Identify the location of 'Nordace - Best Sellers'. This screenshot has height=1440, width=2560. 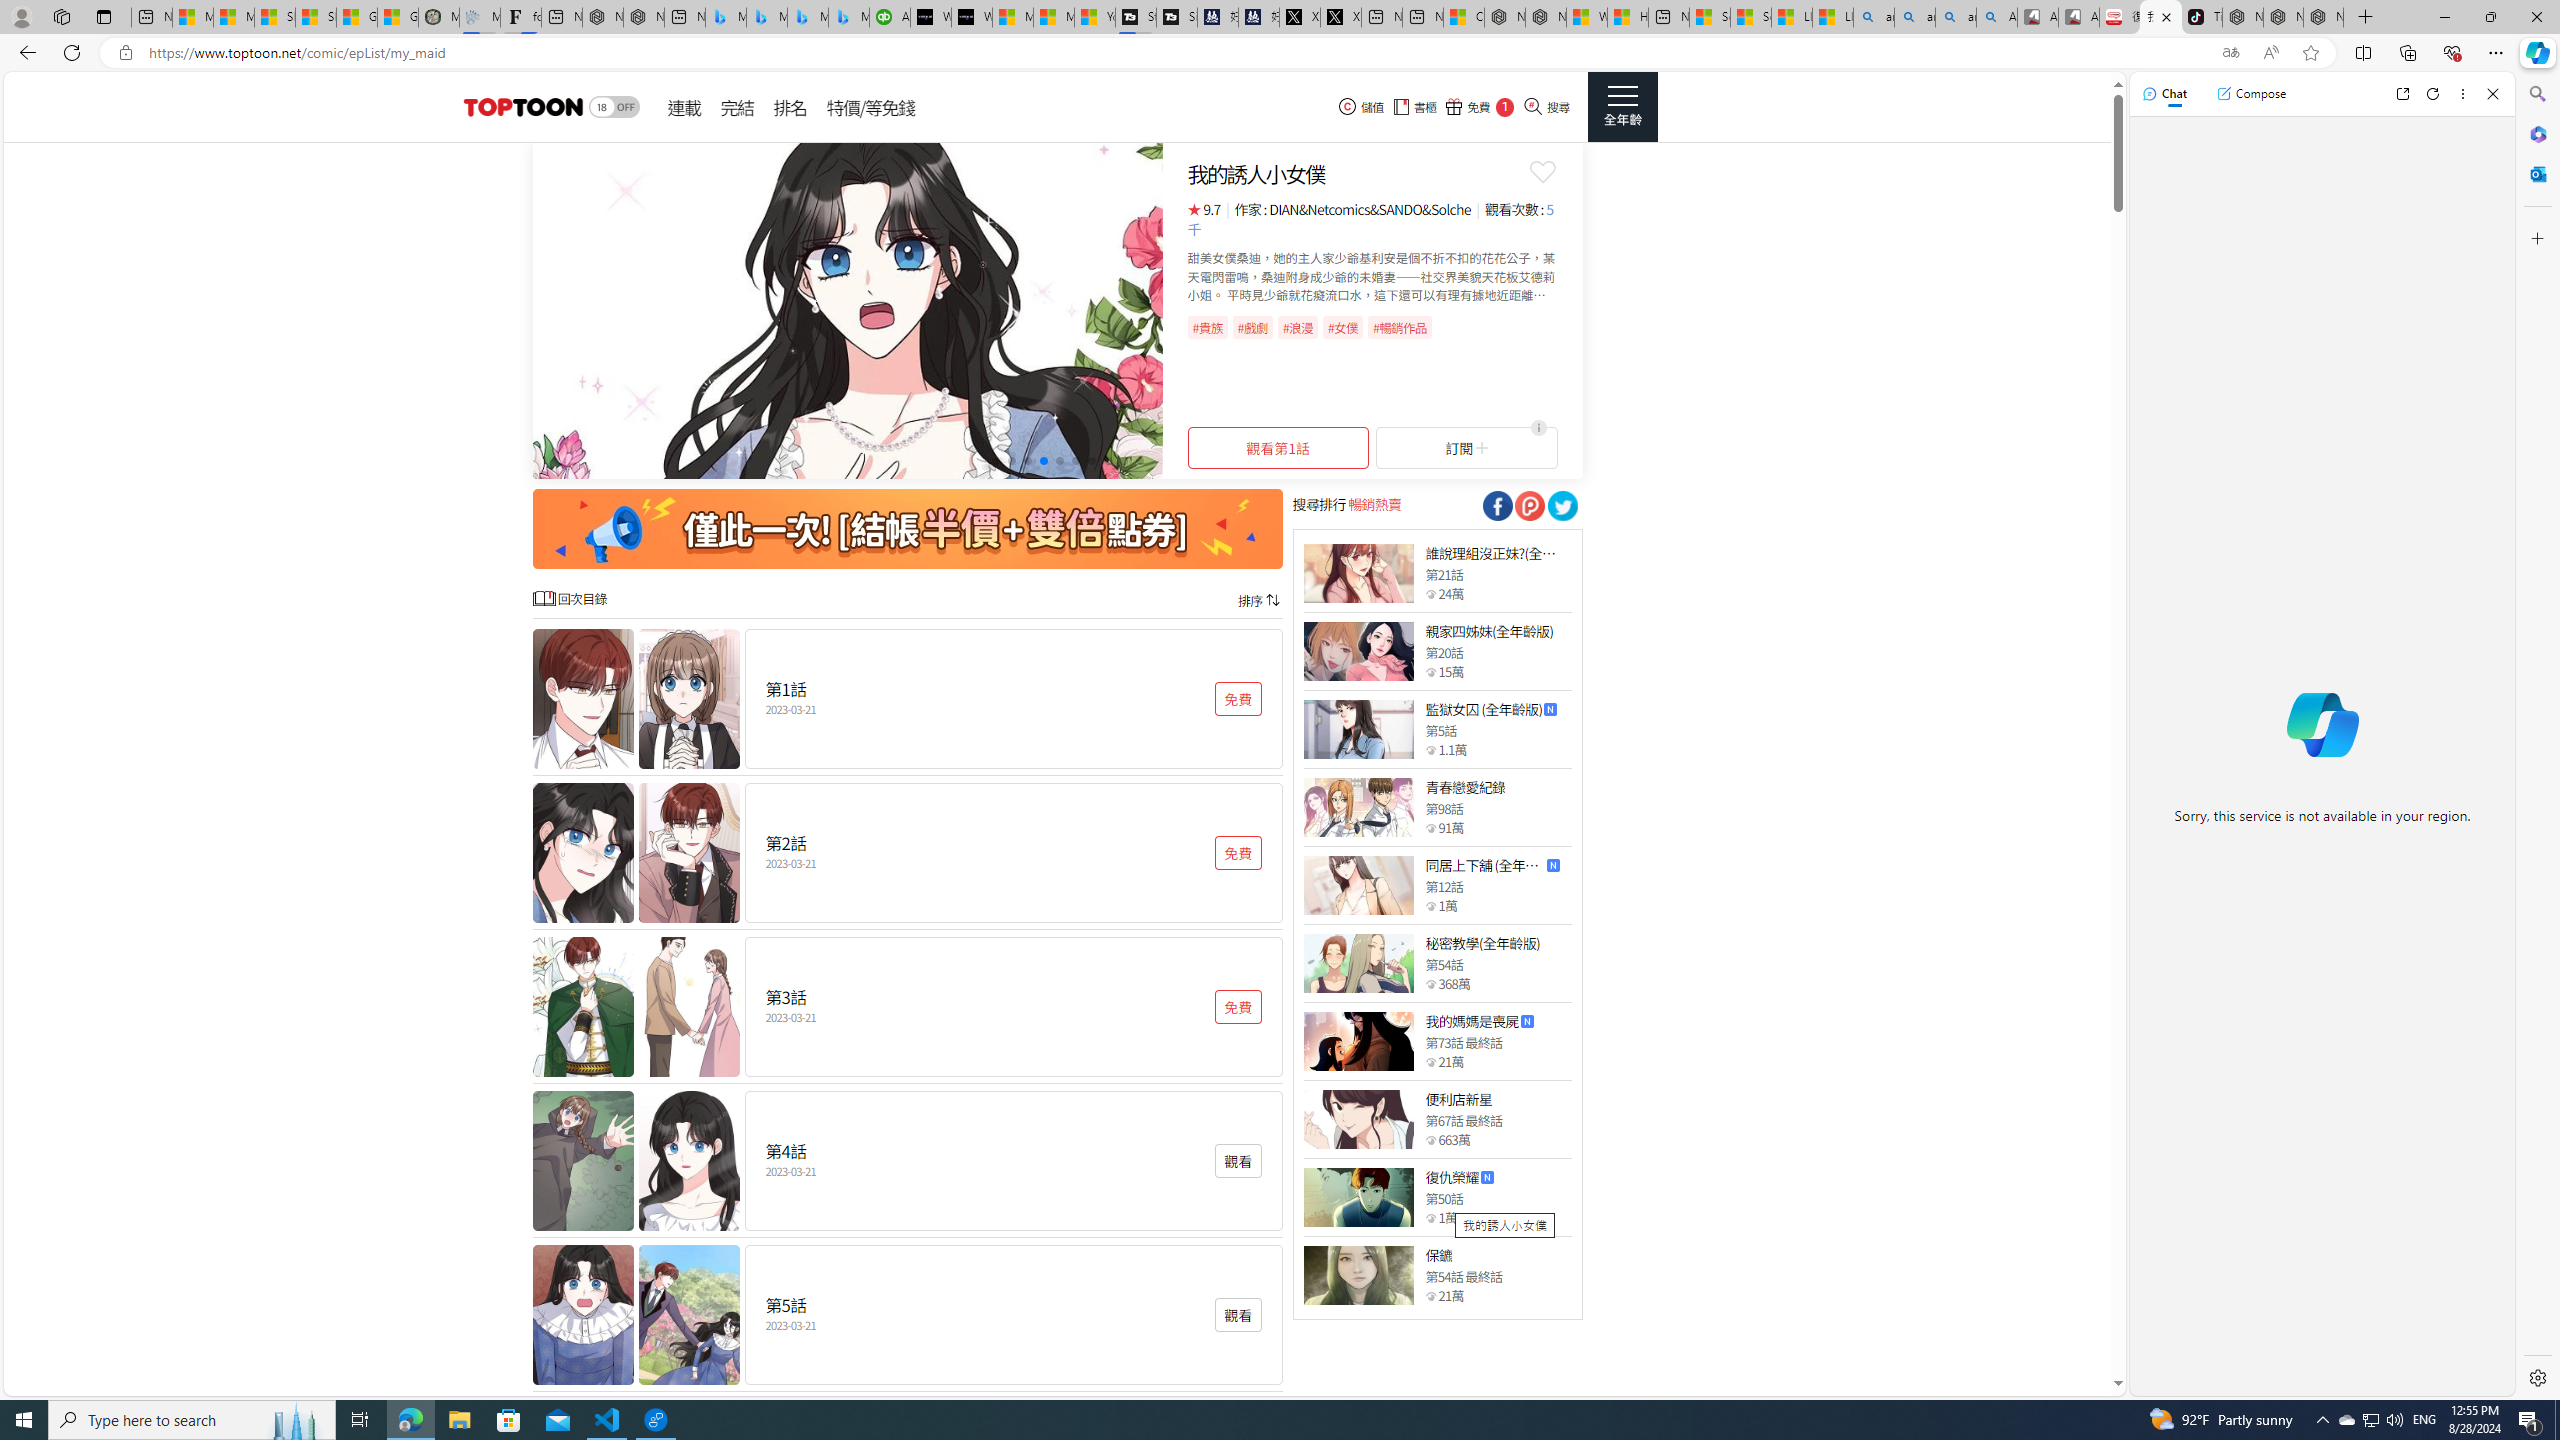
(2242, 16).